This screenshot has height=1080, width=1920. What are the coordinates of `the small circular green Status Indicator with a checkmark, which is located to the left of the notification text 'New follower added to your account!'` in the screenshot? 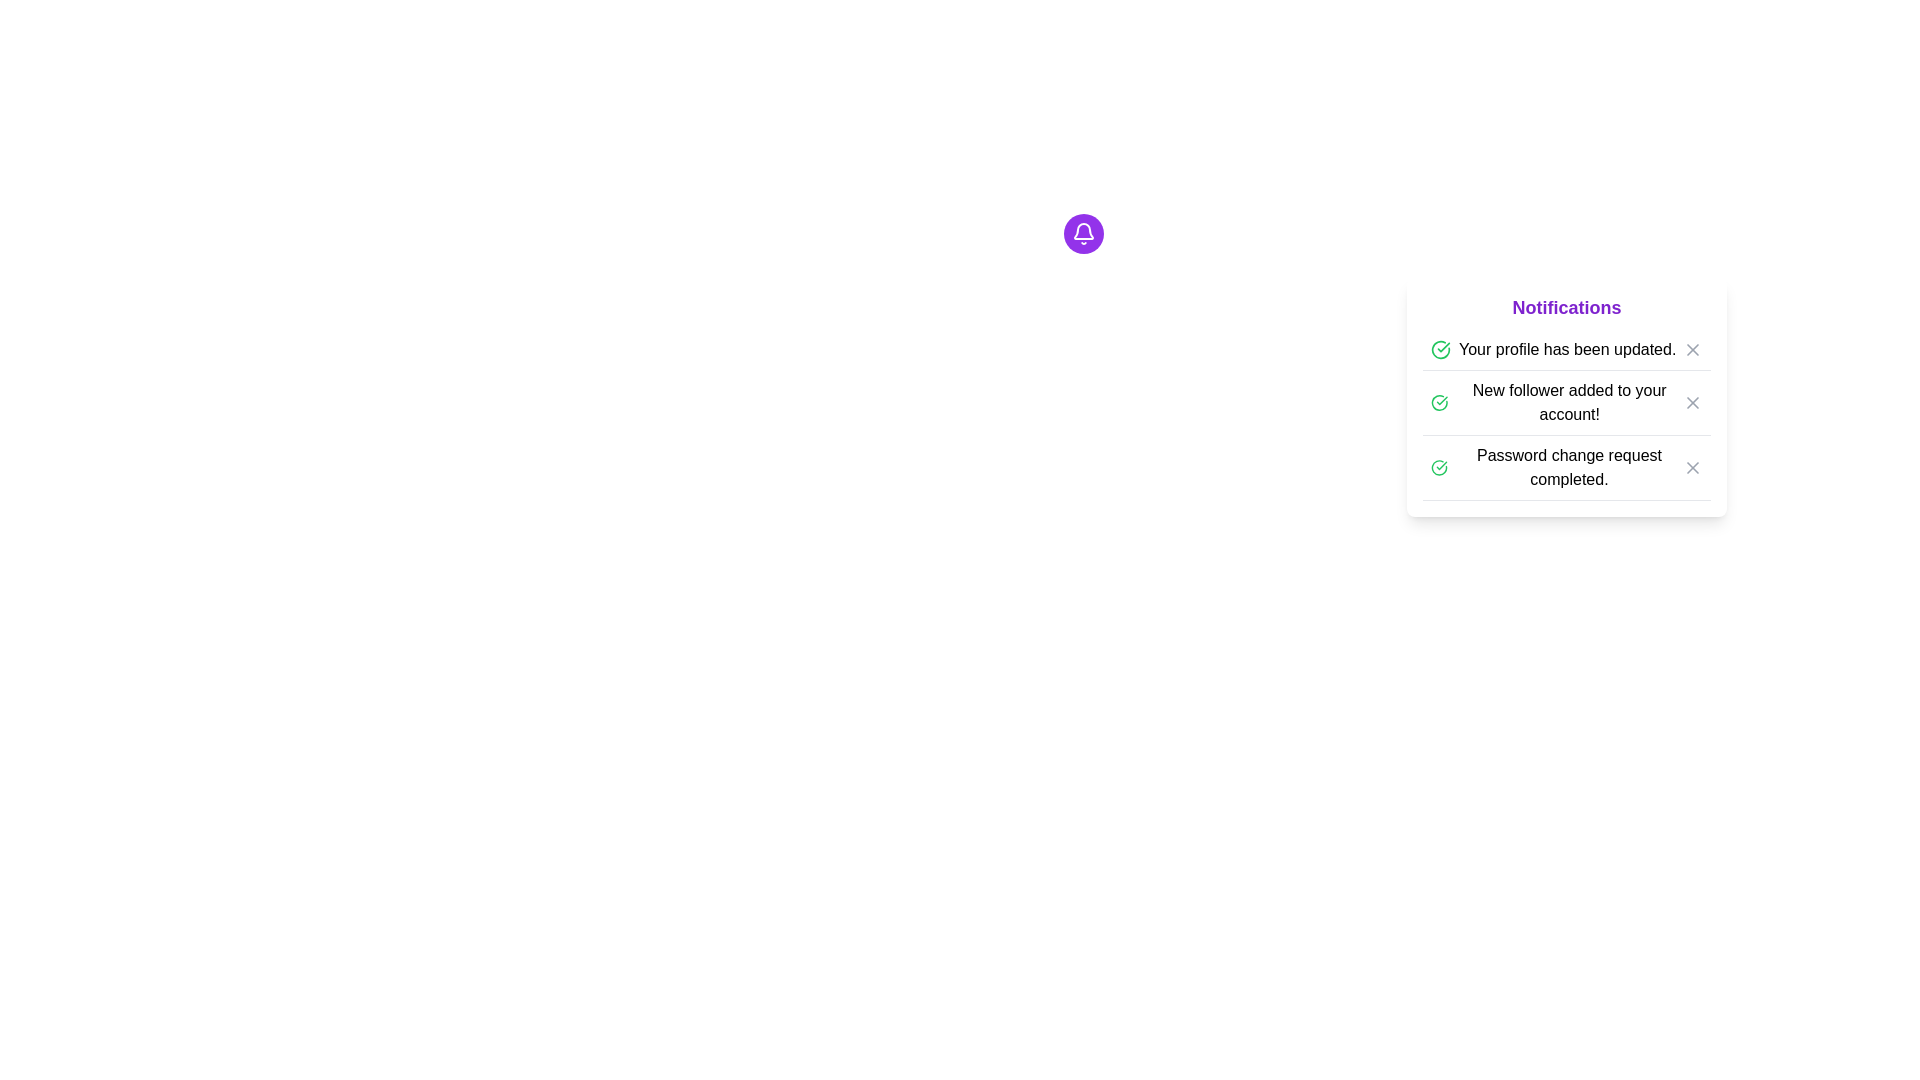 It's located at (1438, 402).